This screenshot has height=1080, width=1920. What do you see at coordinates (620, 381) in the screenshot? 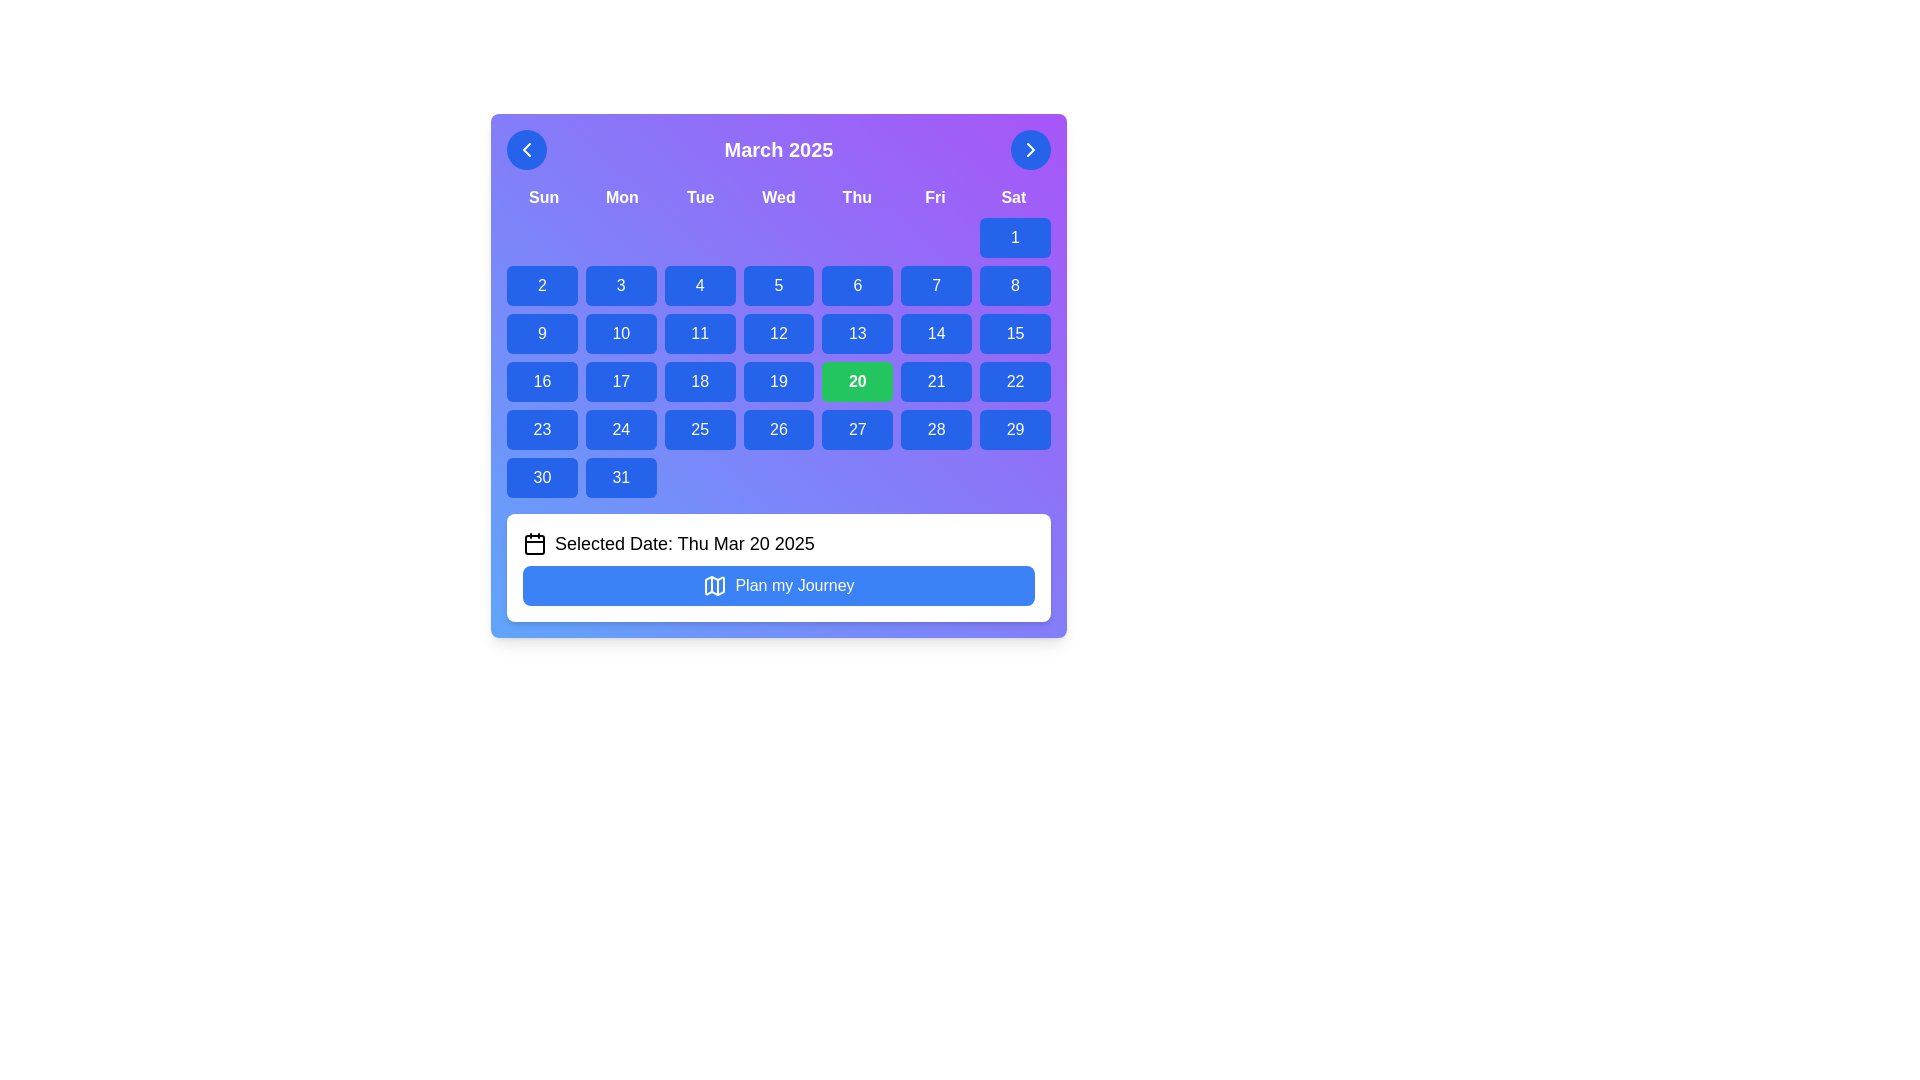
I see `the button representing the 17th of the month in the calendar grid, located in the fourth row and second column` at bounding box center [620, 381].